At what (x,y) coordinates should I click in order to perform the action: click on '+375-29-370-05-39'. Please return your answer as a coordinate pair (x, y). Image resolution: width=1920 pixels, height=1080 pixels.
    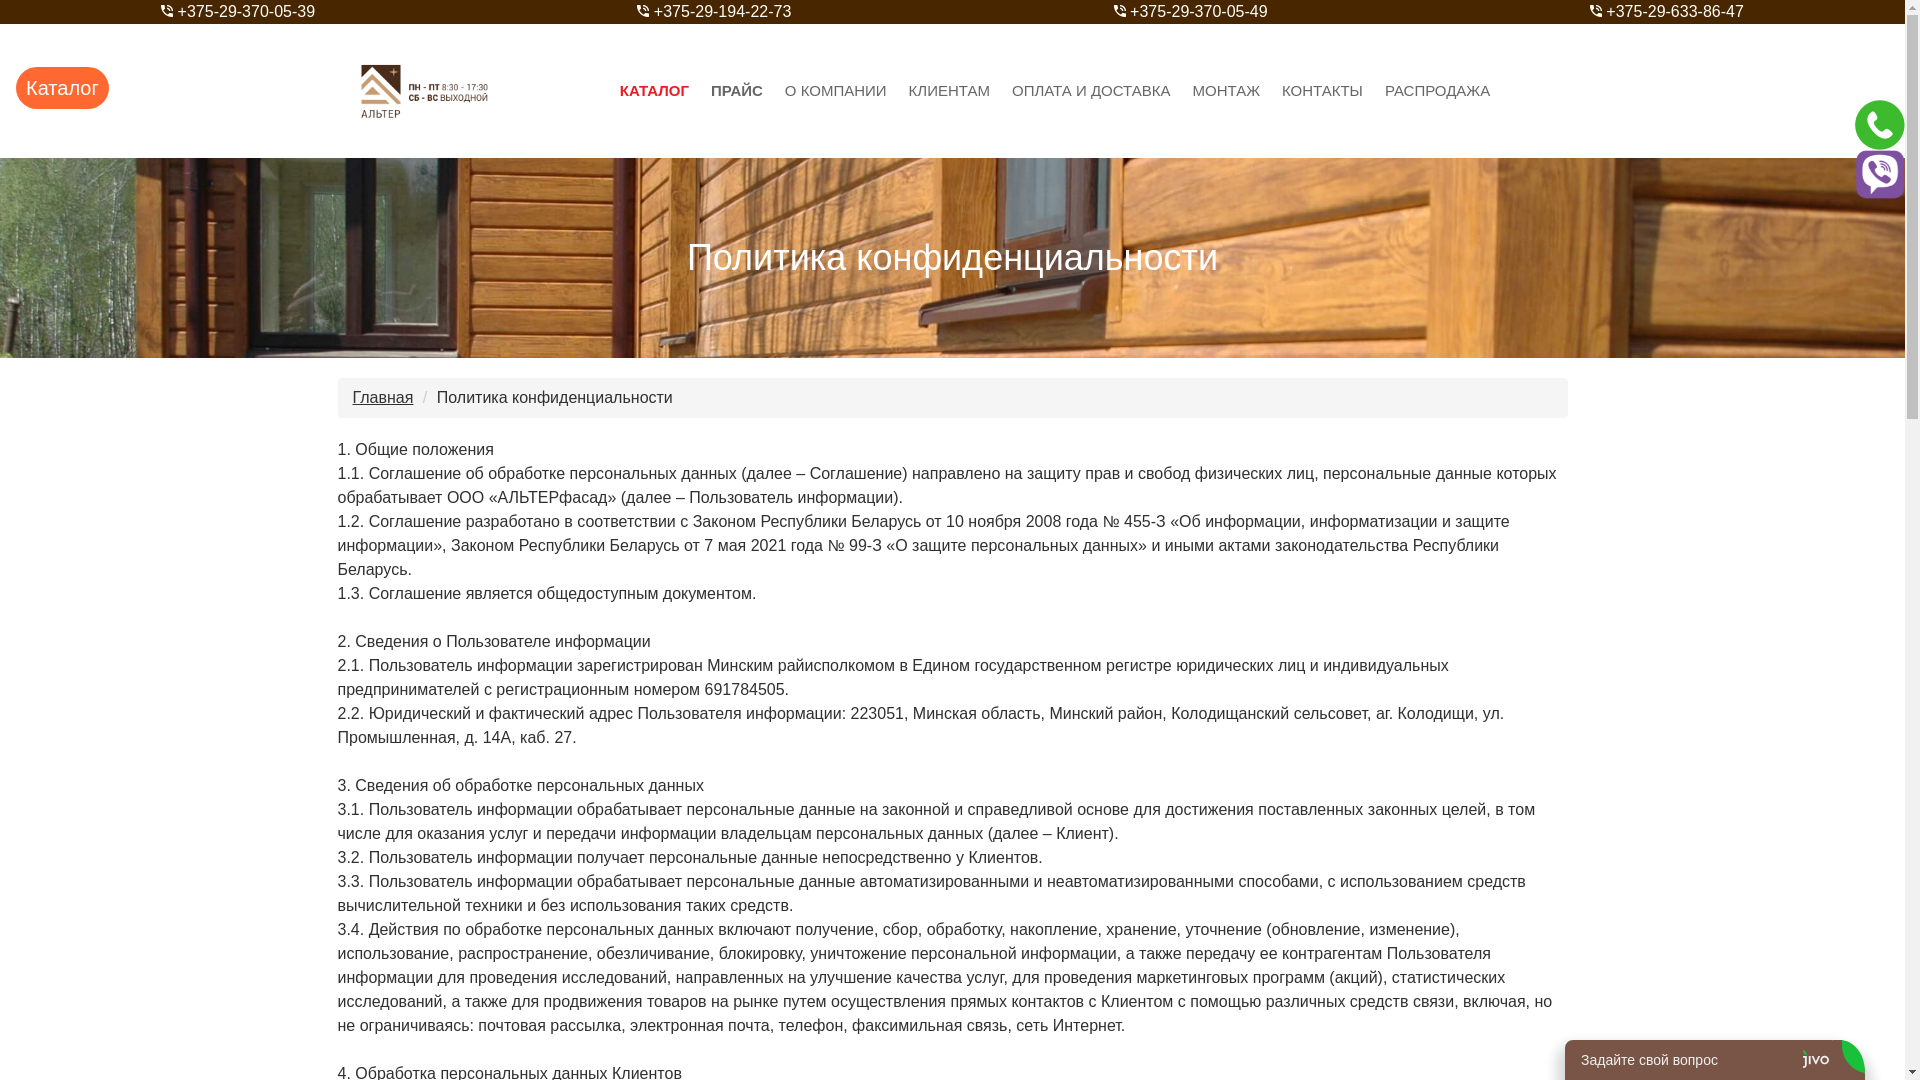
    Looking at the image, I should click on (238, 11).